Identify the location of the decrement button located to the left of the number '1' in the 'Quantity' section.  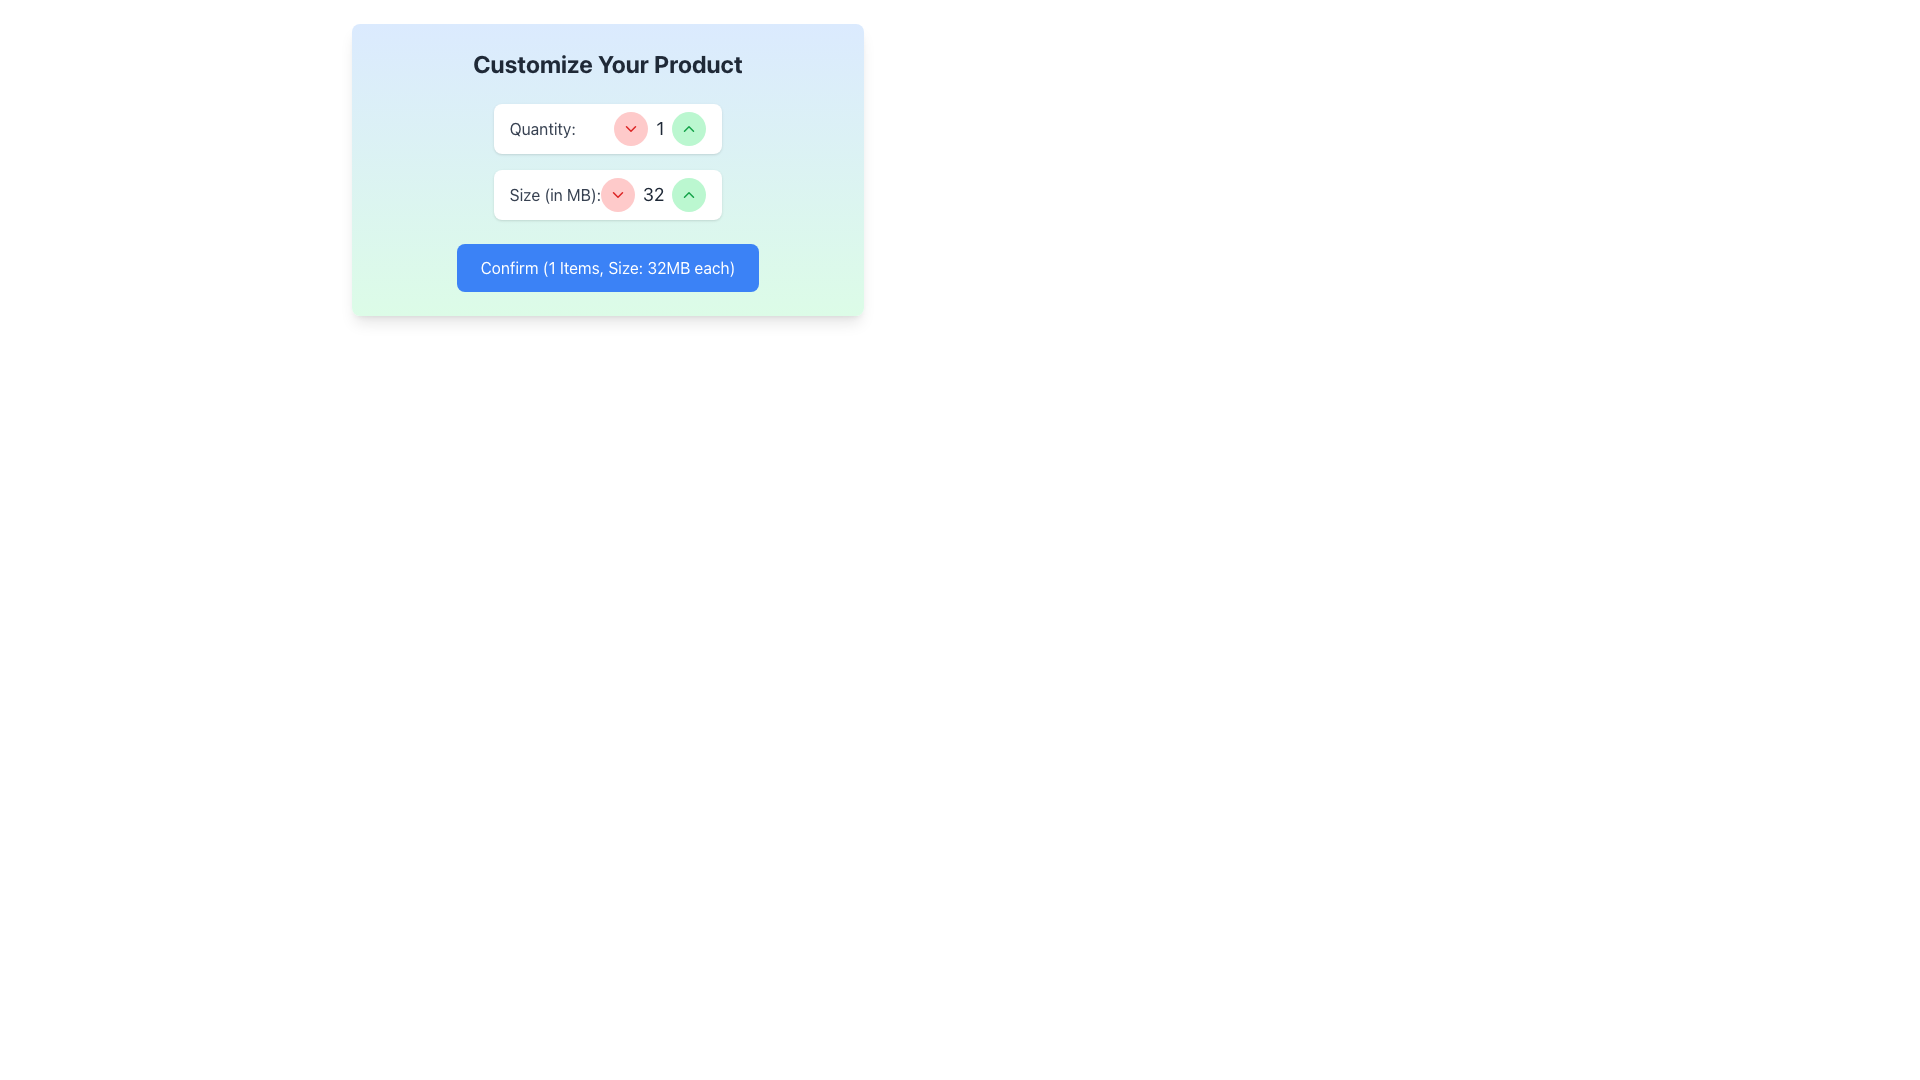
(630, 128).